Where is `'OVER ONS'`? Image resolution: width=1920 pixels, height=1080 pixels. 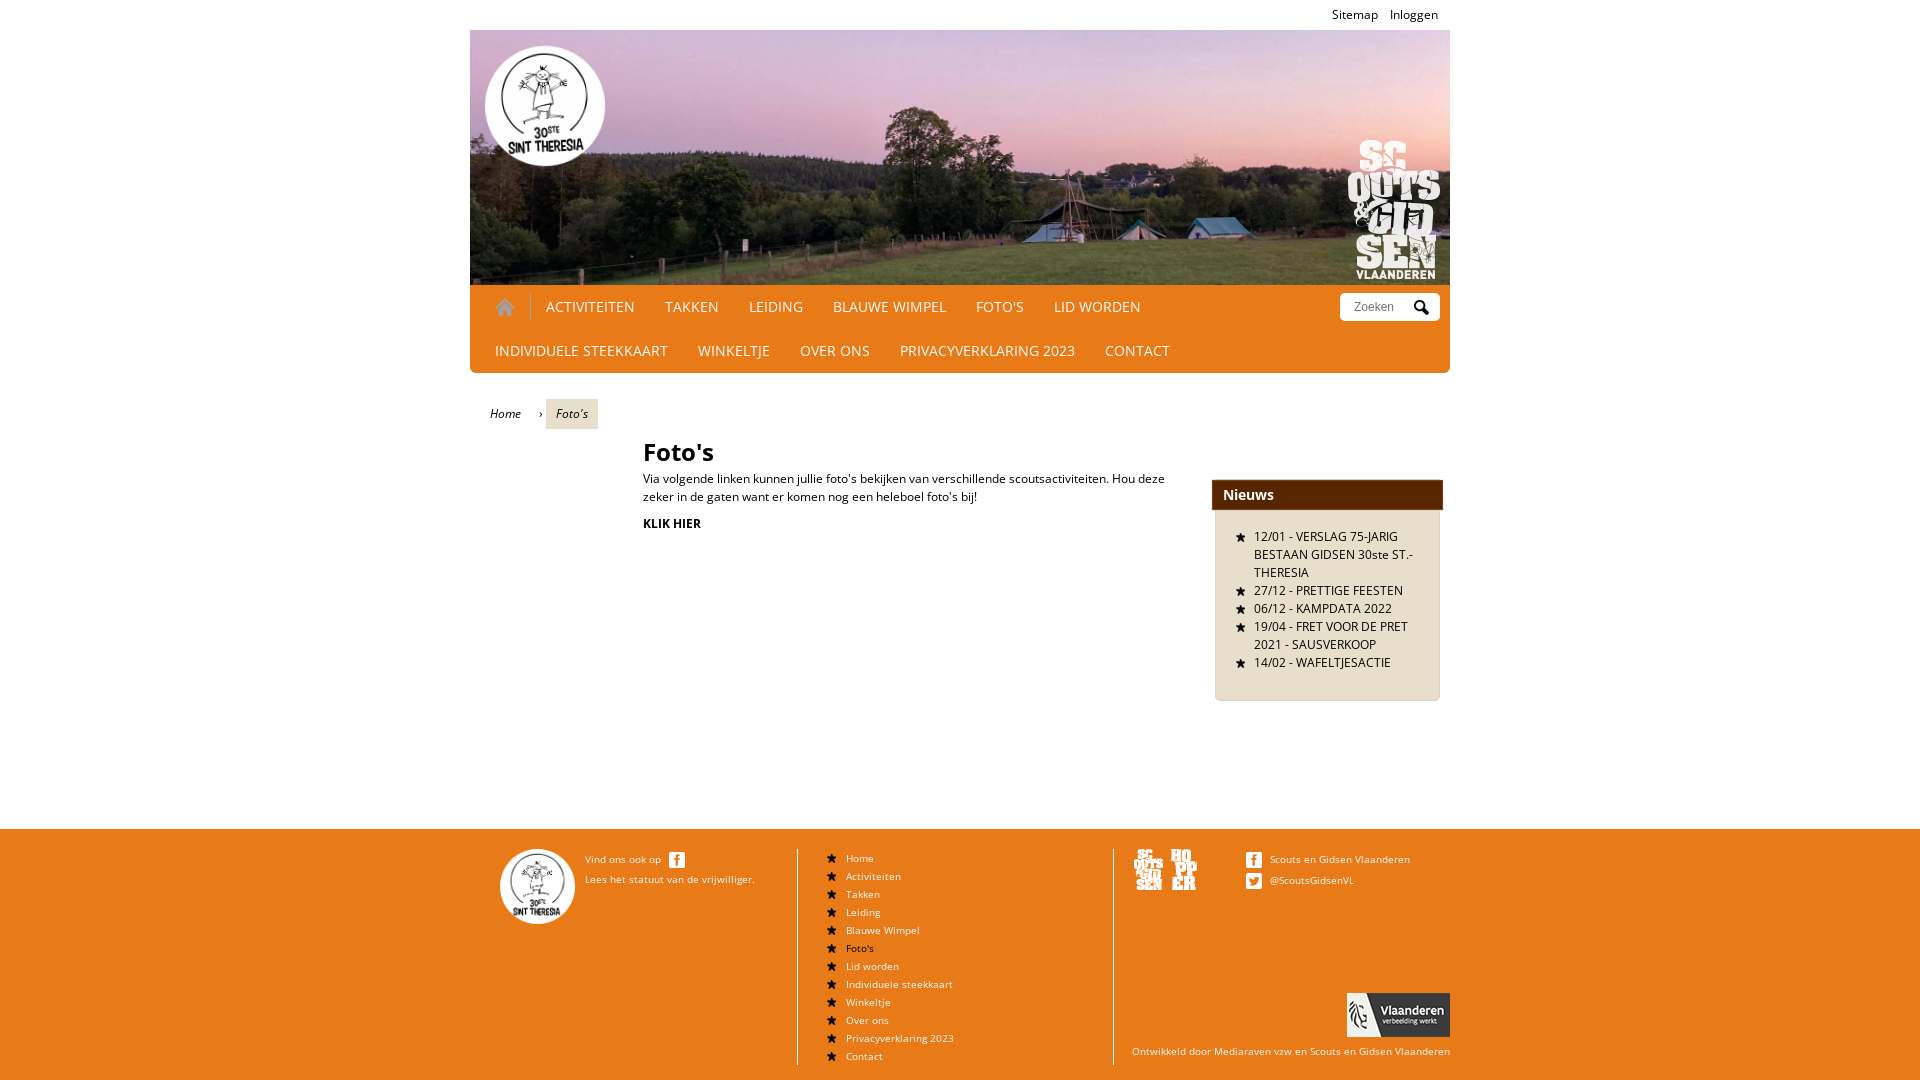 'OVER ONS' is located at coordinates (835, 349).